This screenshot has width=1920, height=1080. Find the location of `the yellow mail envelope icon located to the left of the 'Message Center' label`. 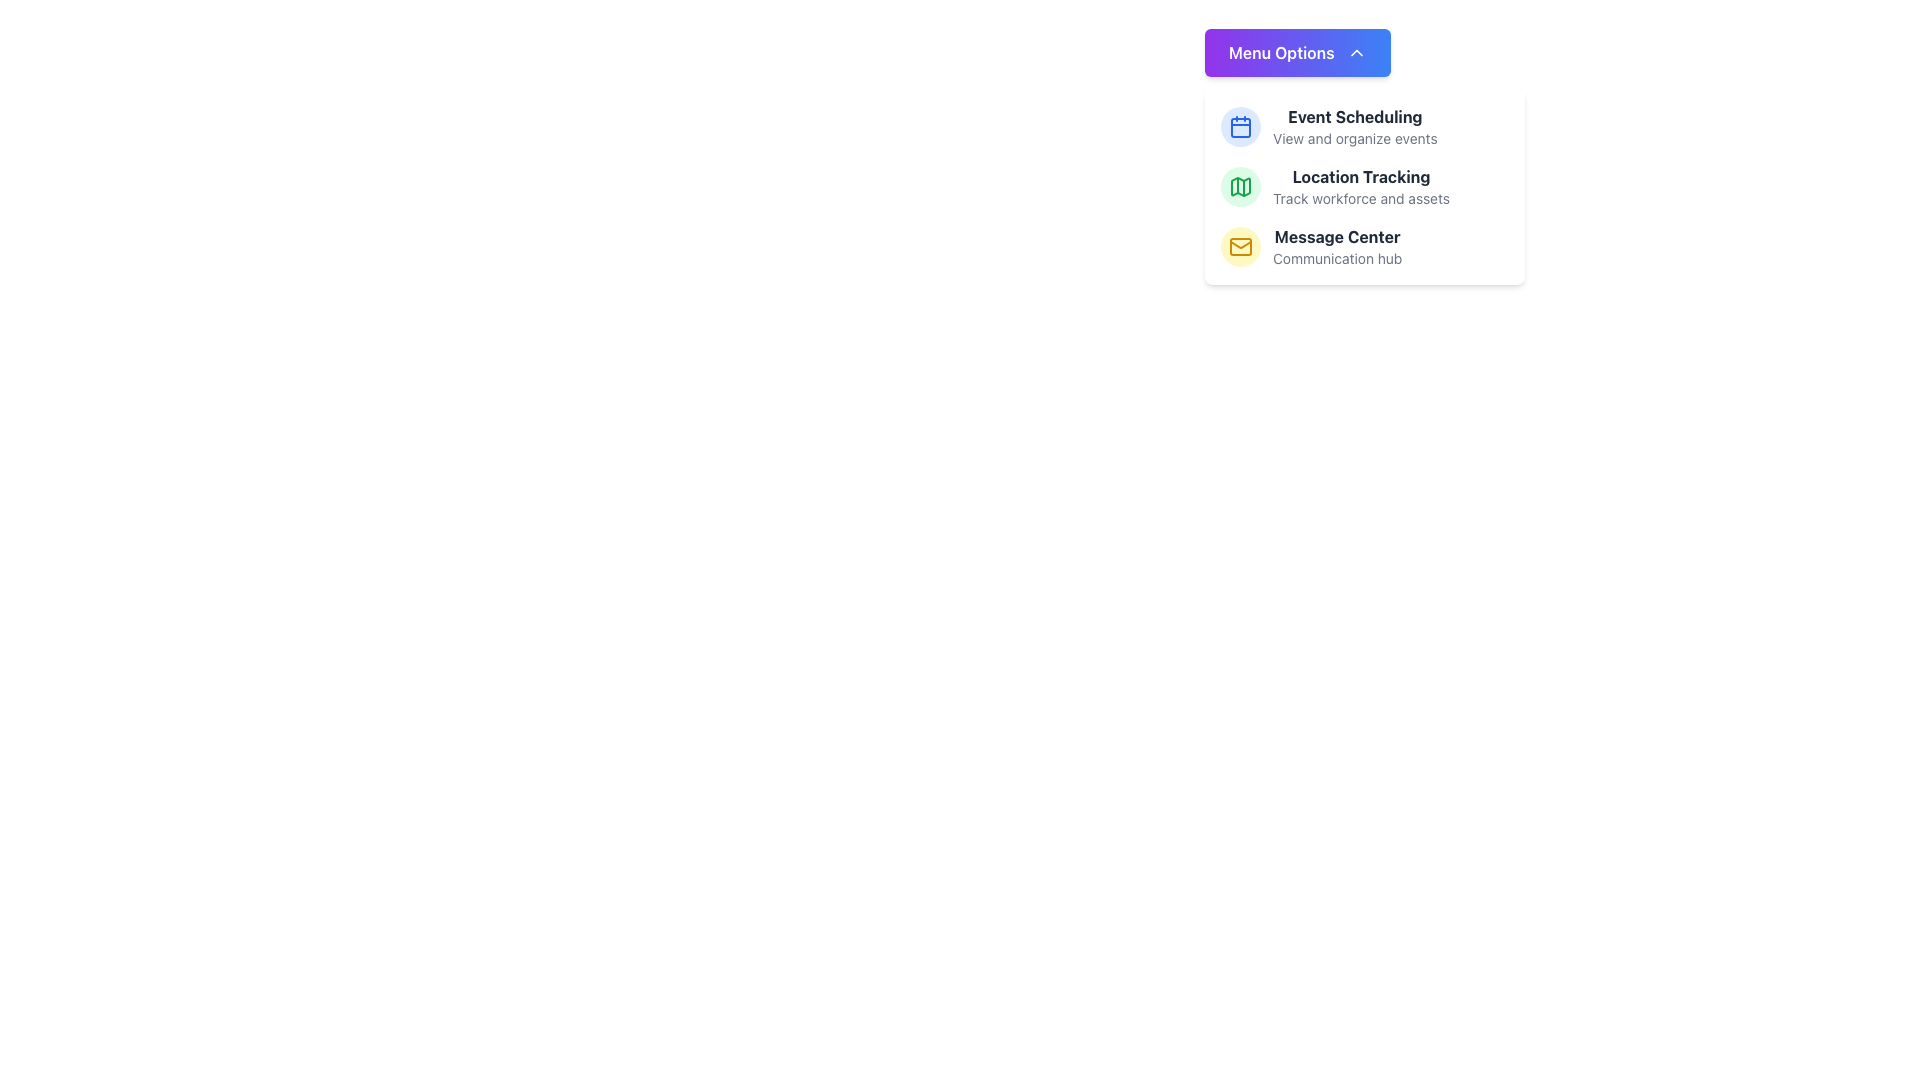

the yellow mail envelope icon located to the left of the 'Message Center' label is located at coordinates (1240, 245).